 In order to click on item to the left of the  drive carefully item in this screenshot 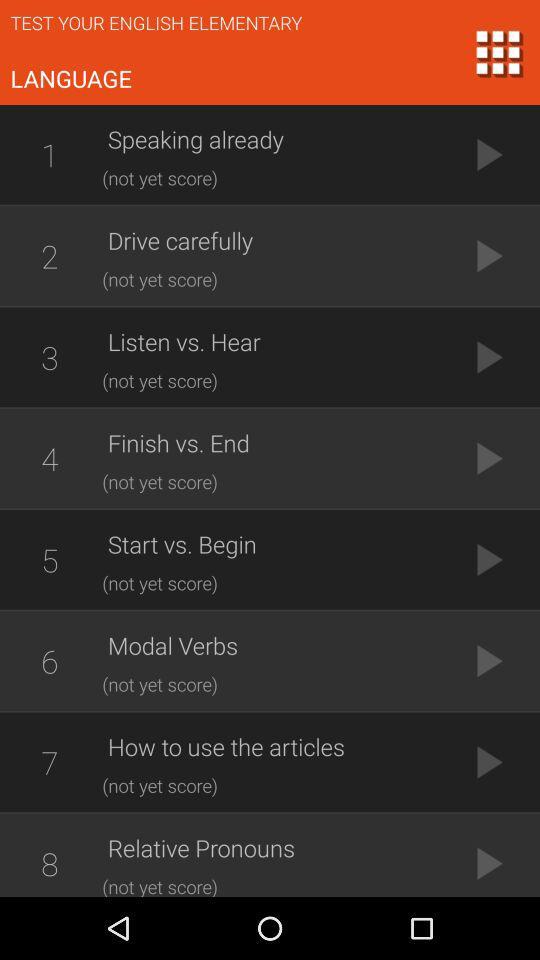, I will do `click(49, 255)`.